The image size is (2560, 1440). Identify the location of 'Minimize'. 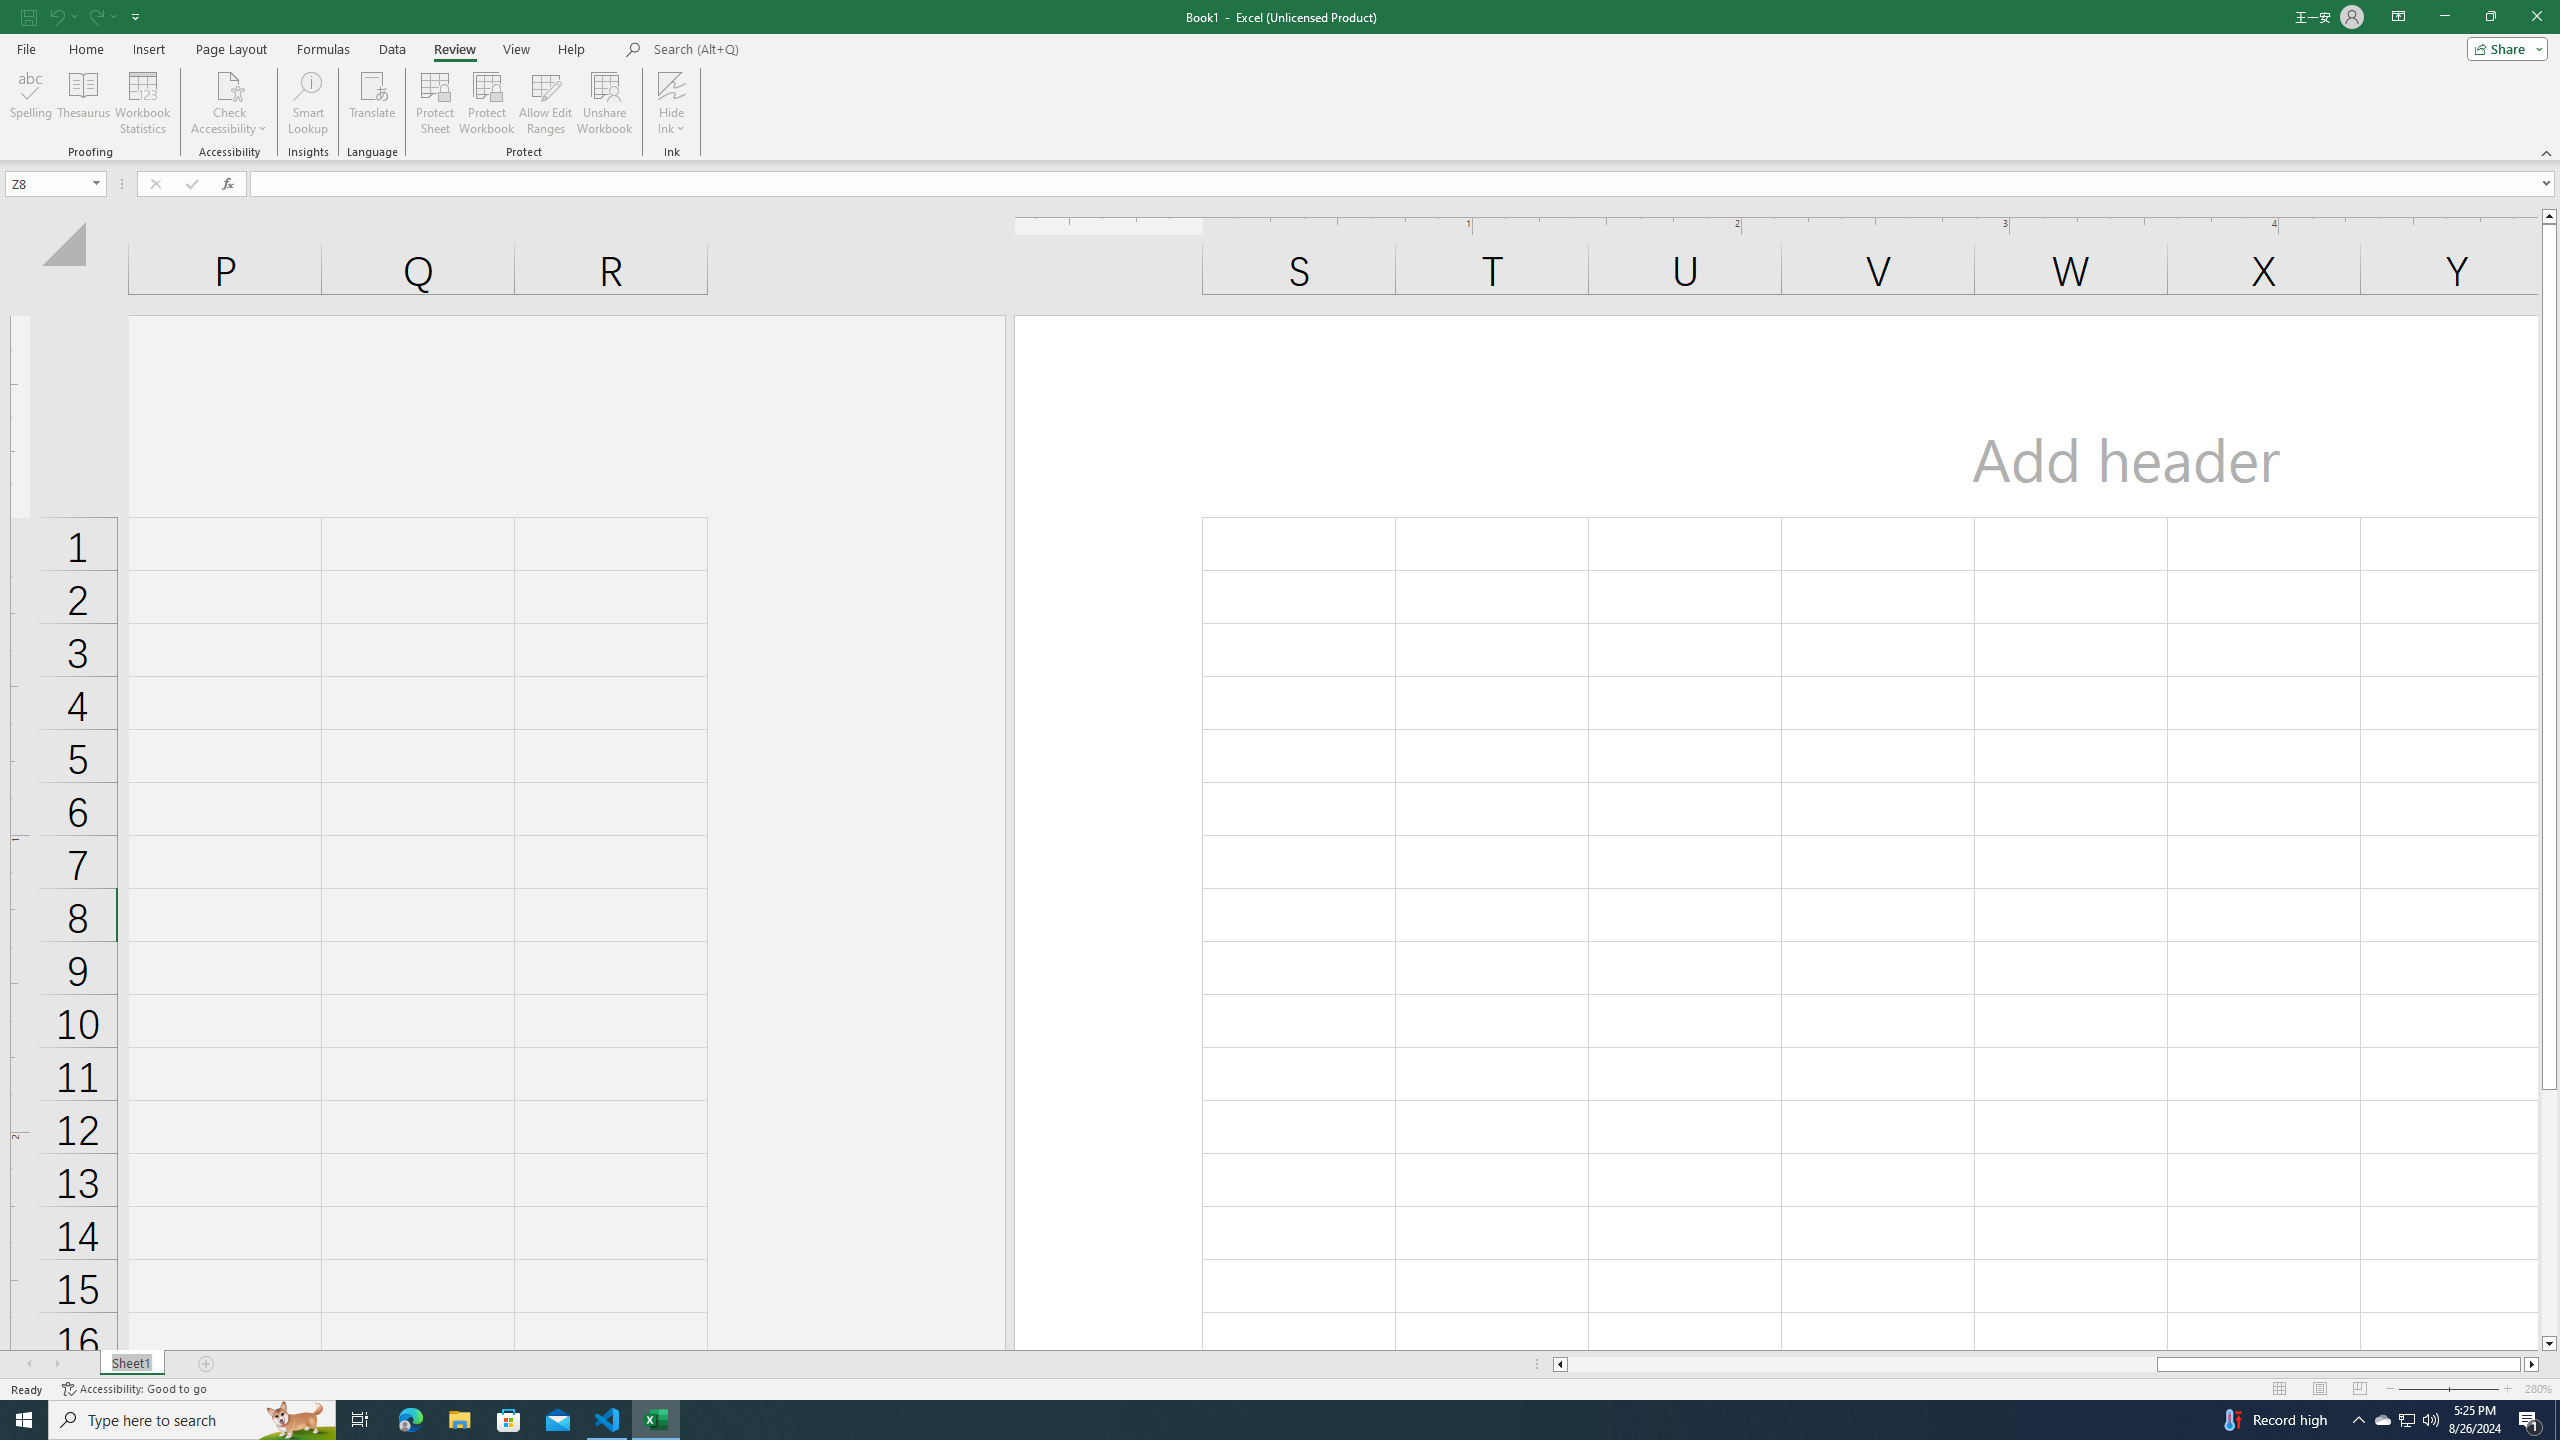
(2443, 16).